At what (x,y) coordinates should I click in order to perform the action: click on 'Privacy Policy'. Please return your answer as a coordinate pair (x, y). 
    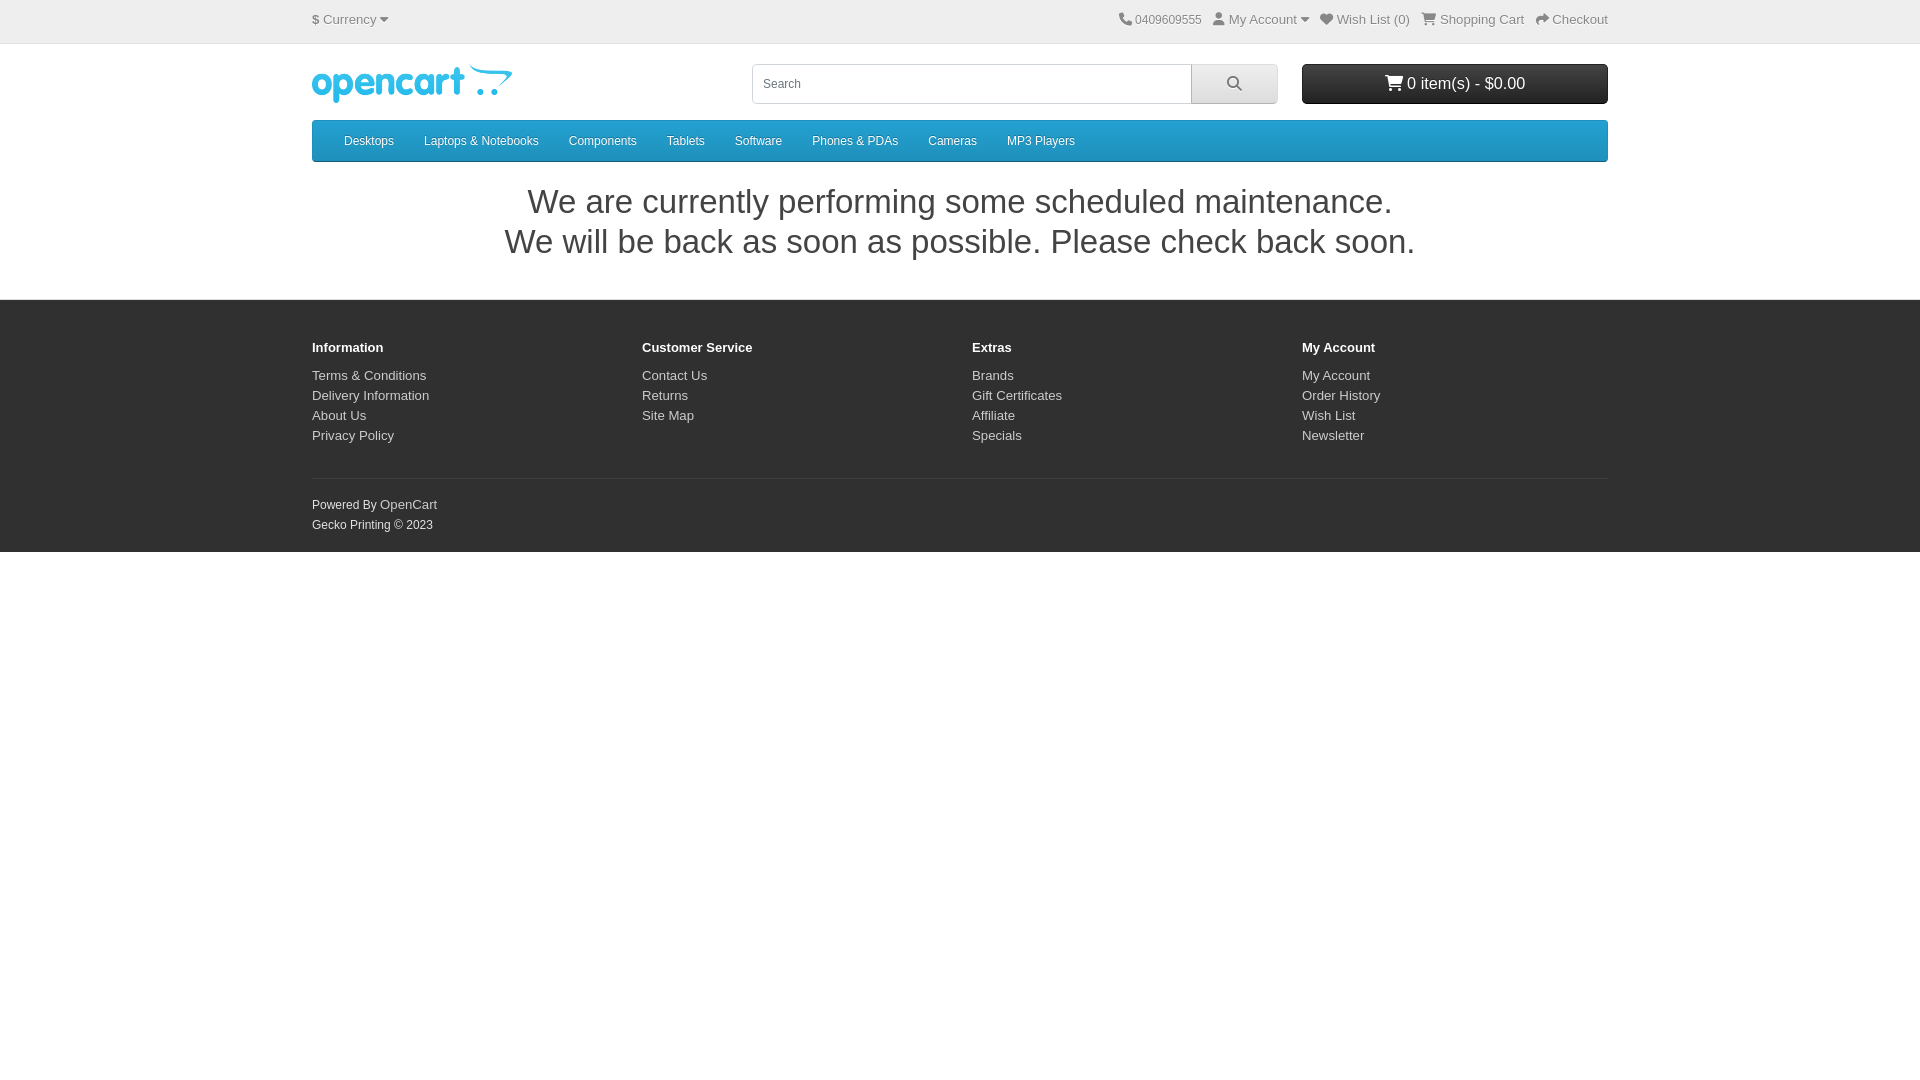
    Looking at the image, I should click on (353, 434).